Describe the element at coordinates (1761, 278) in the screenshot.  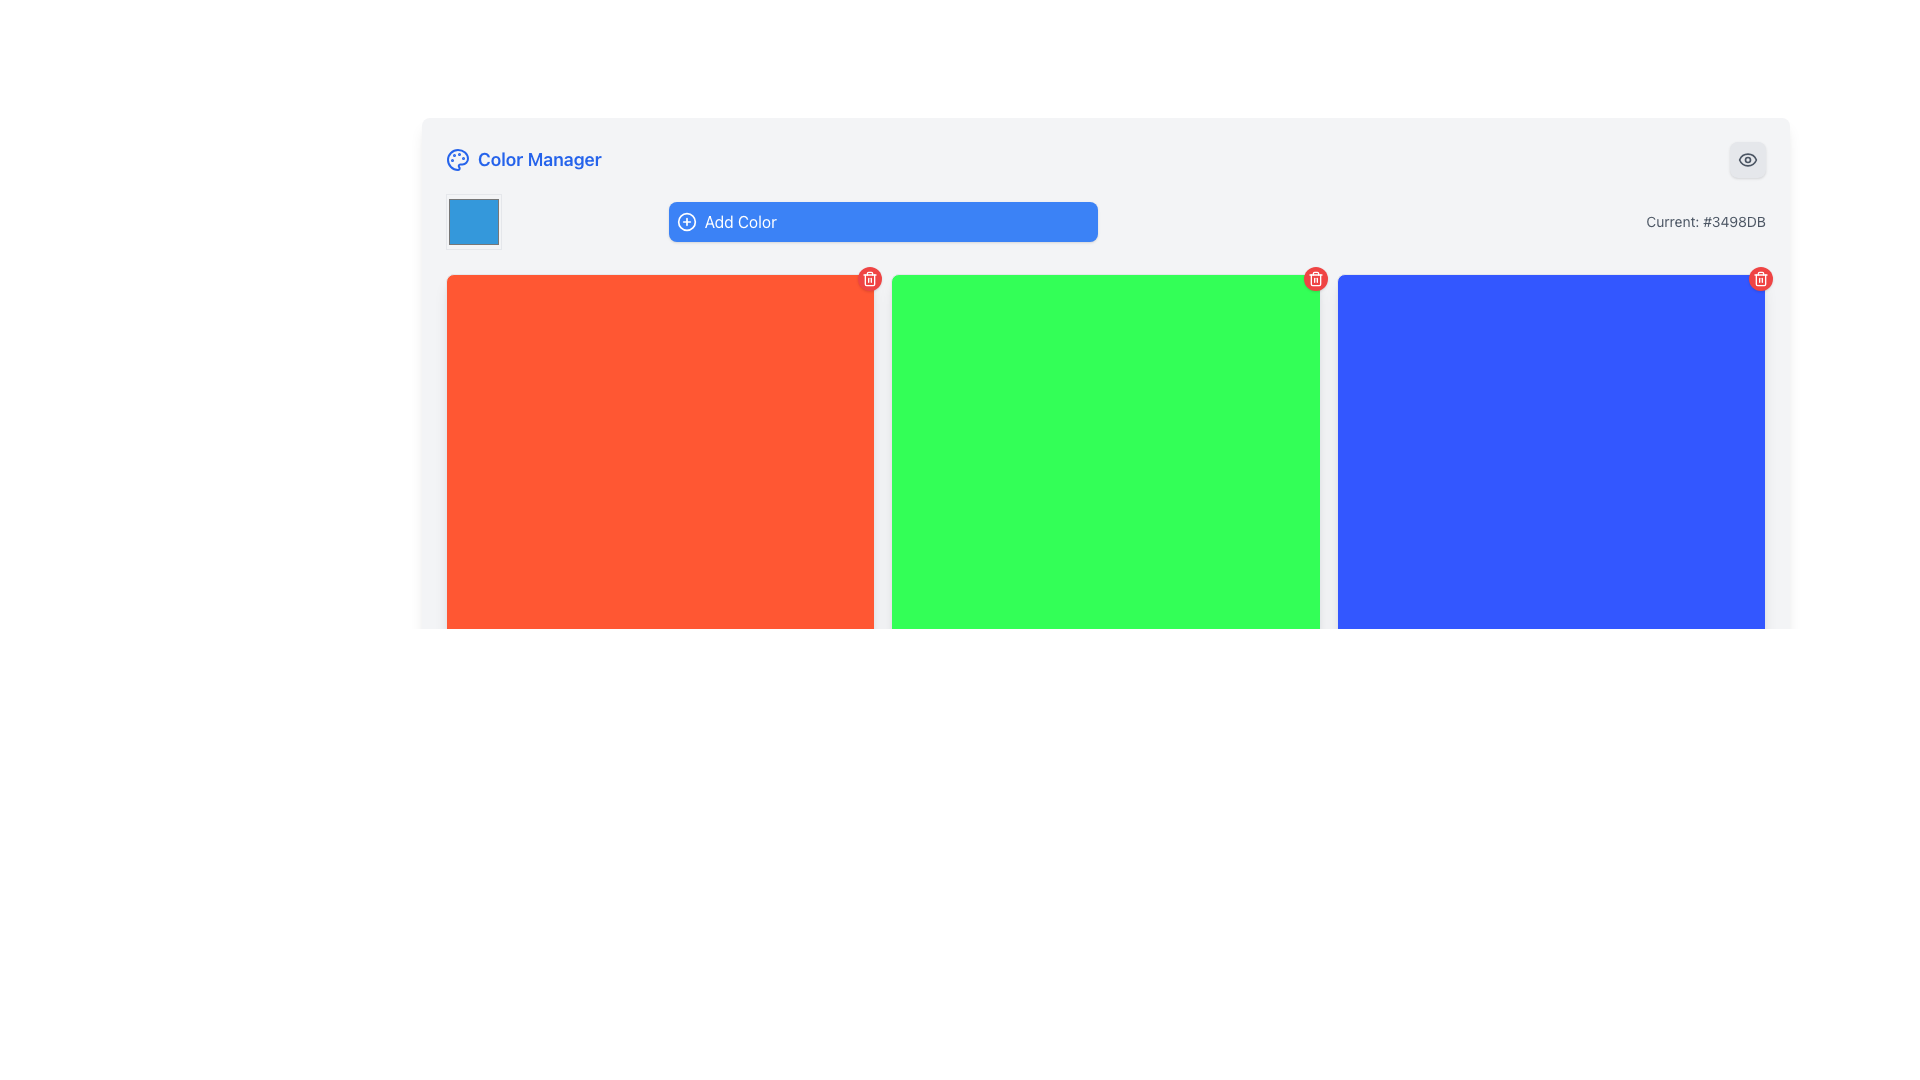
I see `the trash can icon with a red background located in the top-right corner of the blue color block, which serves as the delete button` at that location.